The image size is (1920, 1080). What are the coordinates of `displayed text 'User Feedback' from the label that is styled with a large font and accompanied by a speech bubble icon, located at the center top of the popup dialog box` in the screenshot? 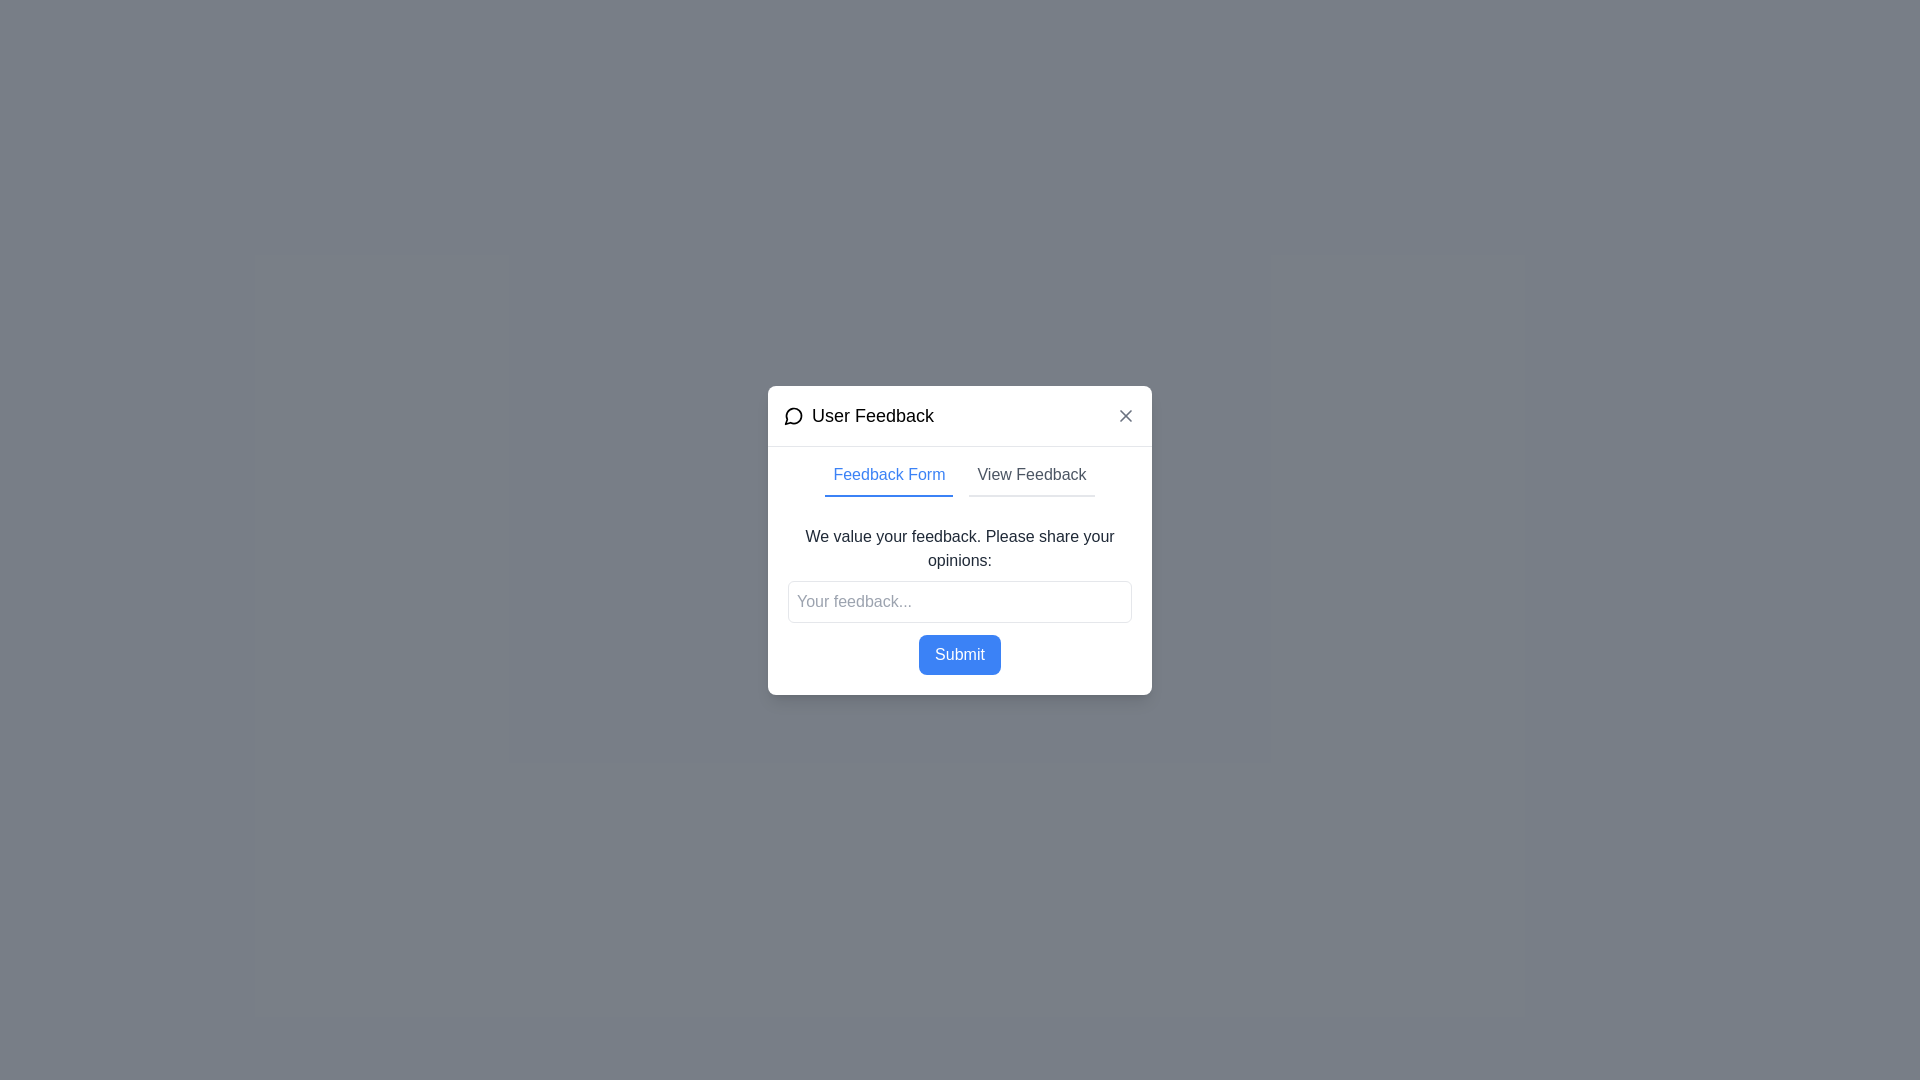 It's located at (859, 414).